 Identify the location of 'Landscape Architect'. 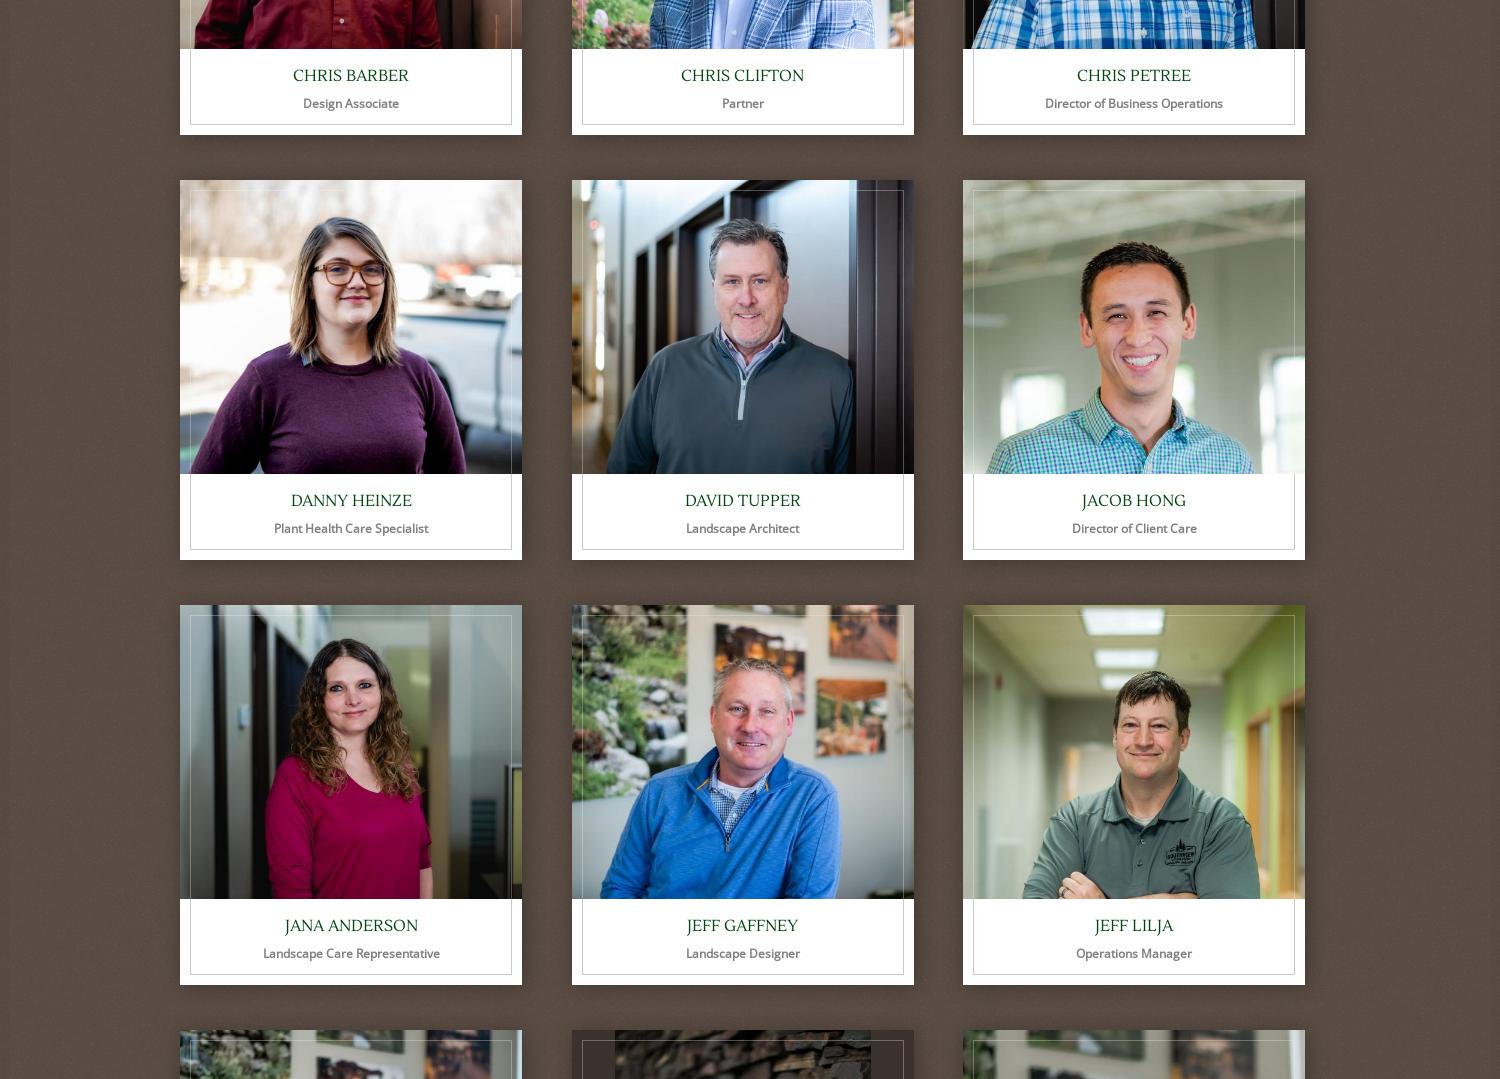
(741, 528).